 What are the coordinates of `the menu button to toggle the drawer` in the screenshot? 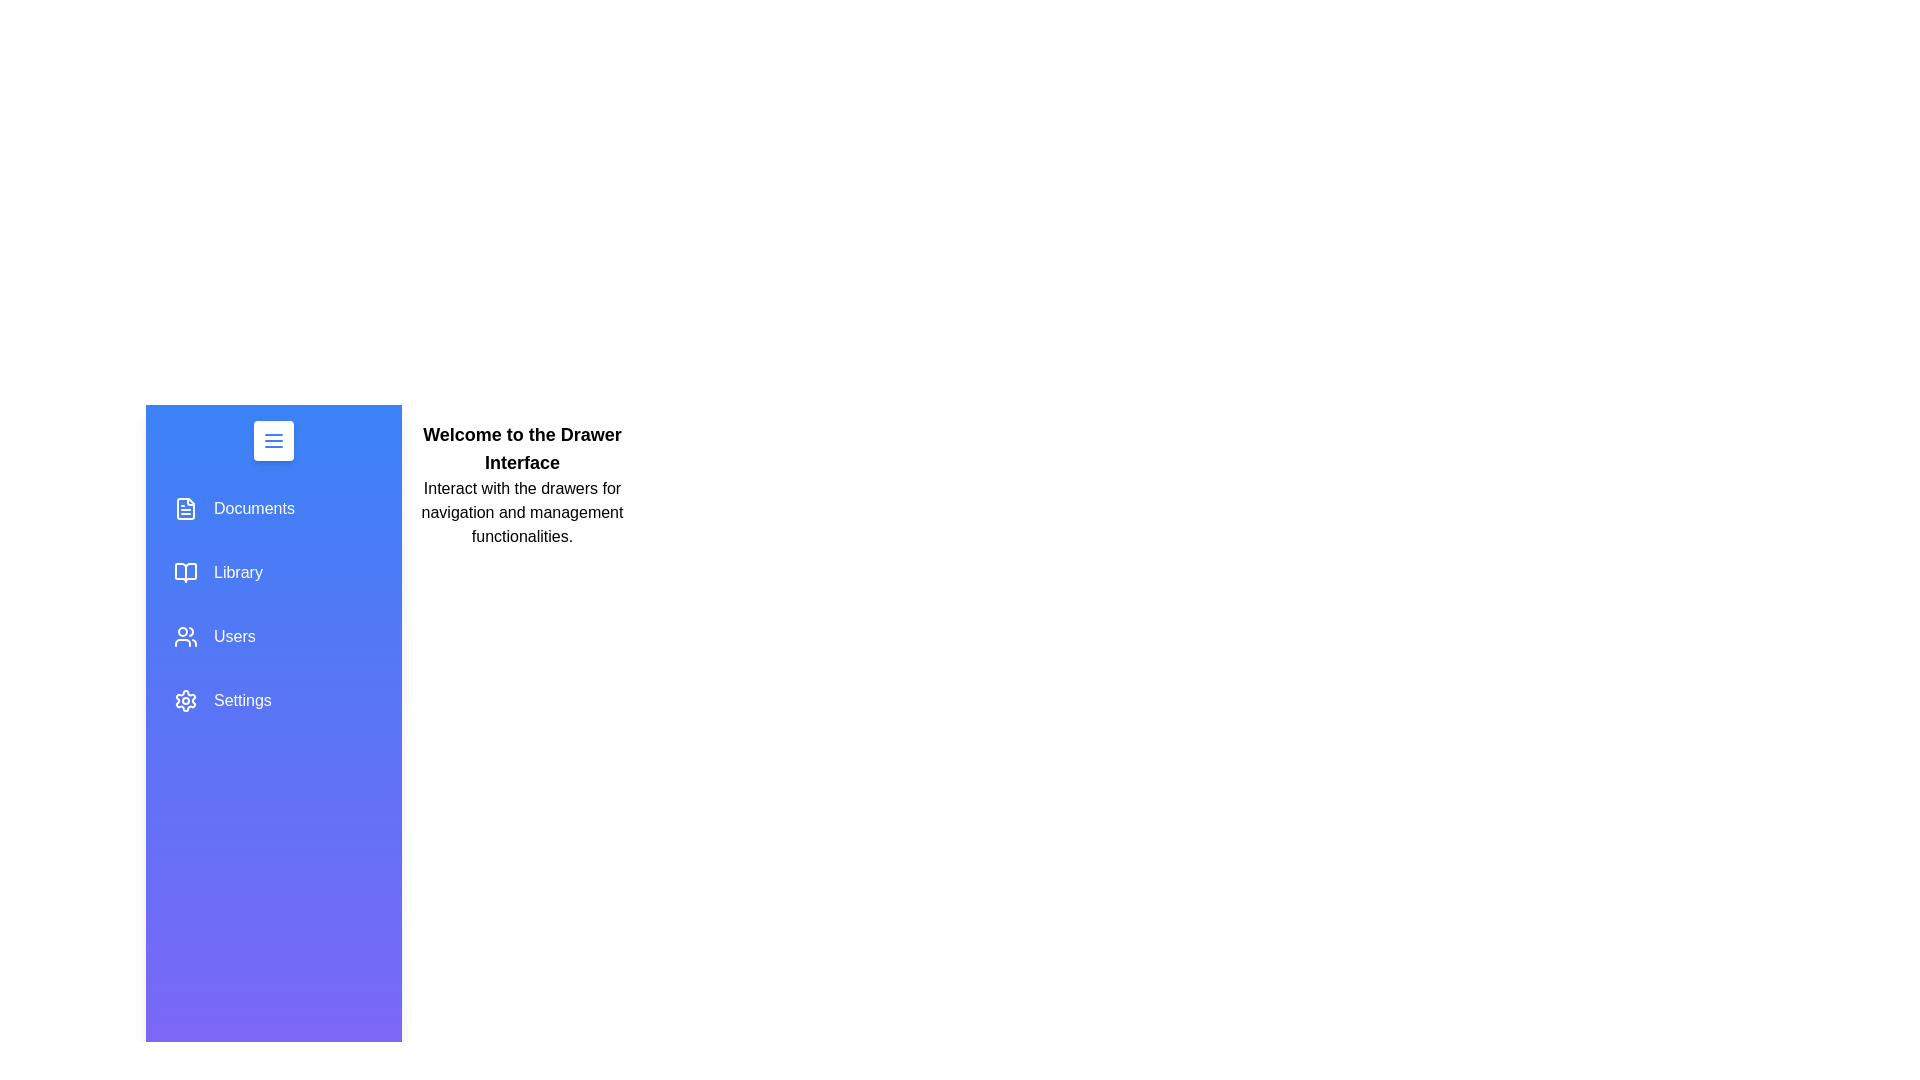 It's located at (272, 439).